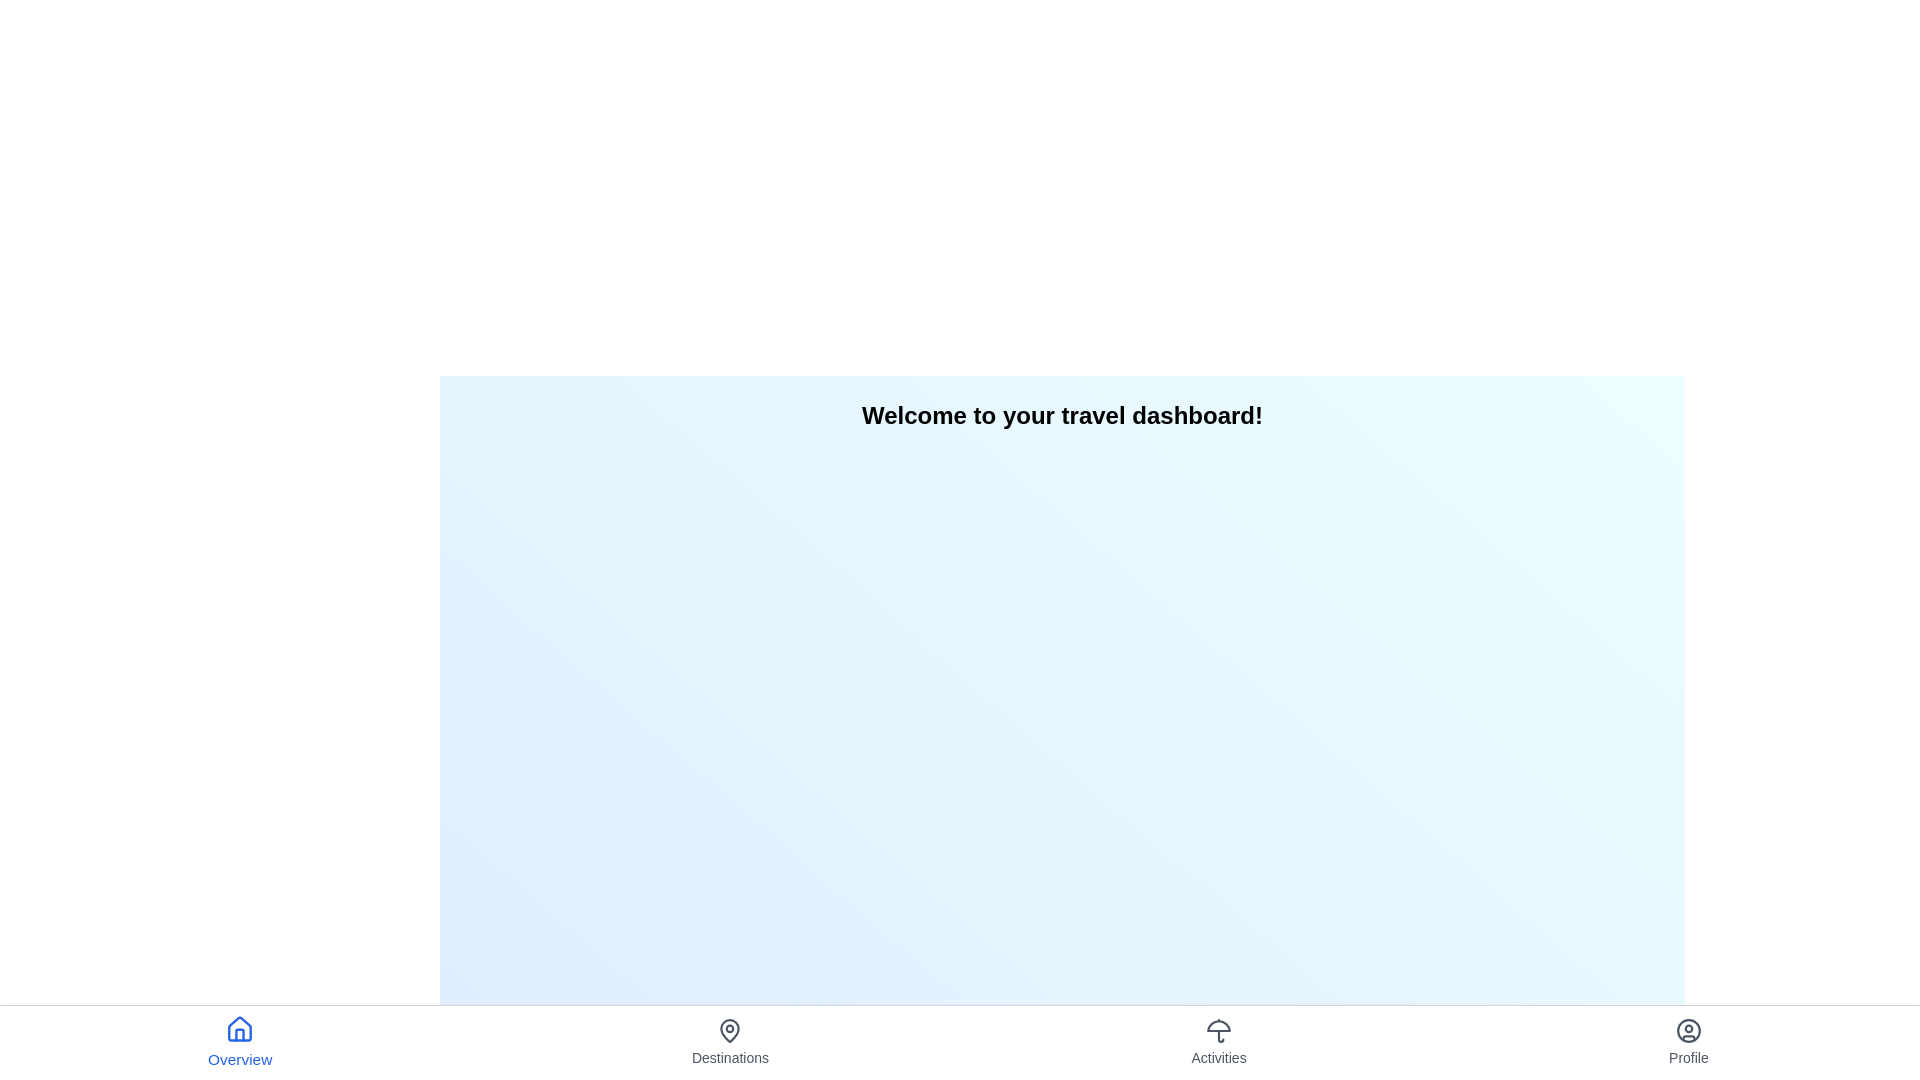  What do you see at coordinates (1687, 1030) in the screenshot?
I see `the decorative circle that is part of the user profile icon located in the bottom navigation bar on the far-right side` at bounding box center [1687, 1030].